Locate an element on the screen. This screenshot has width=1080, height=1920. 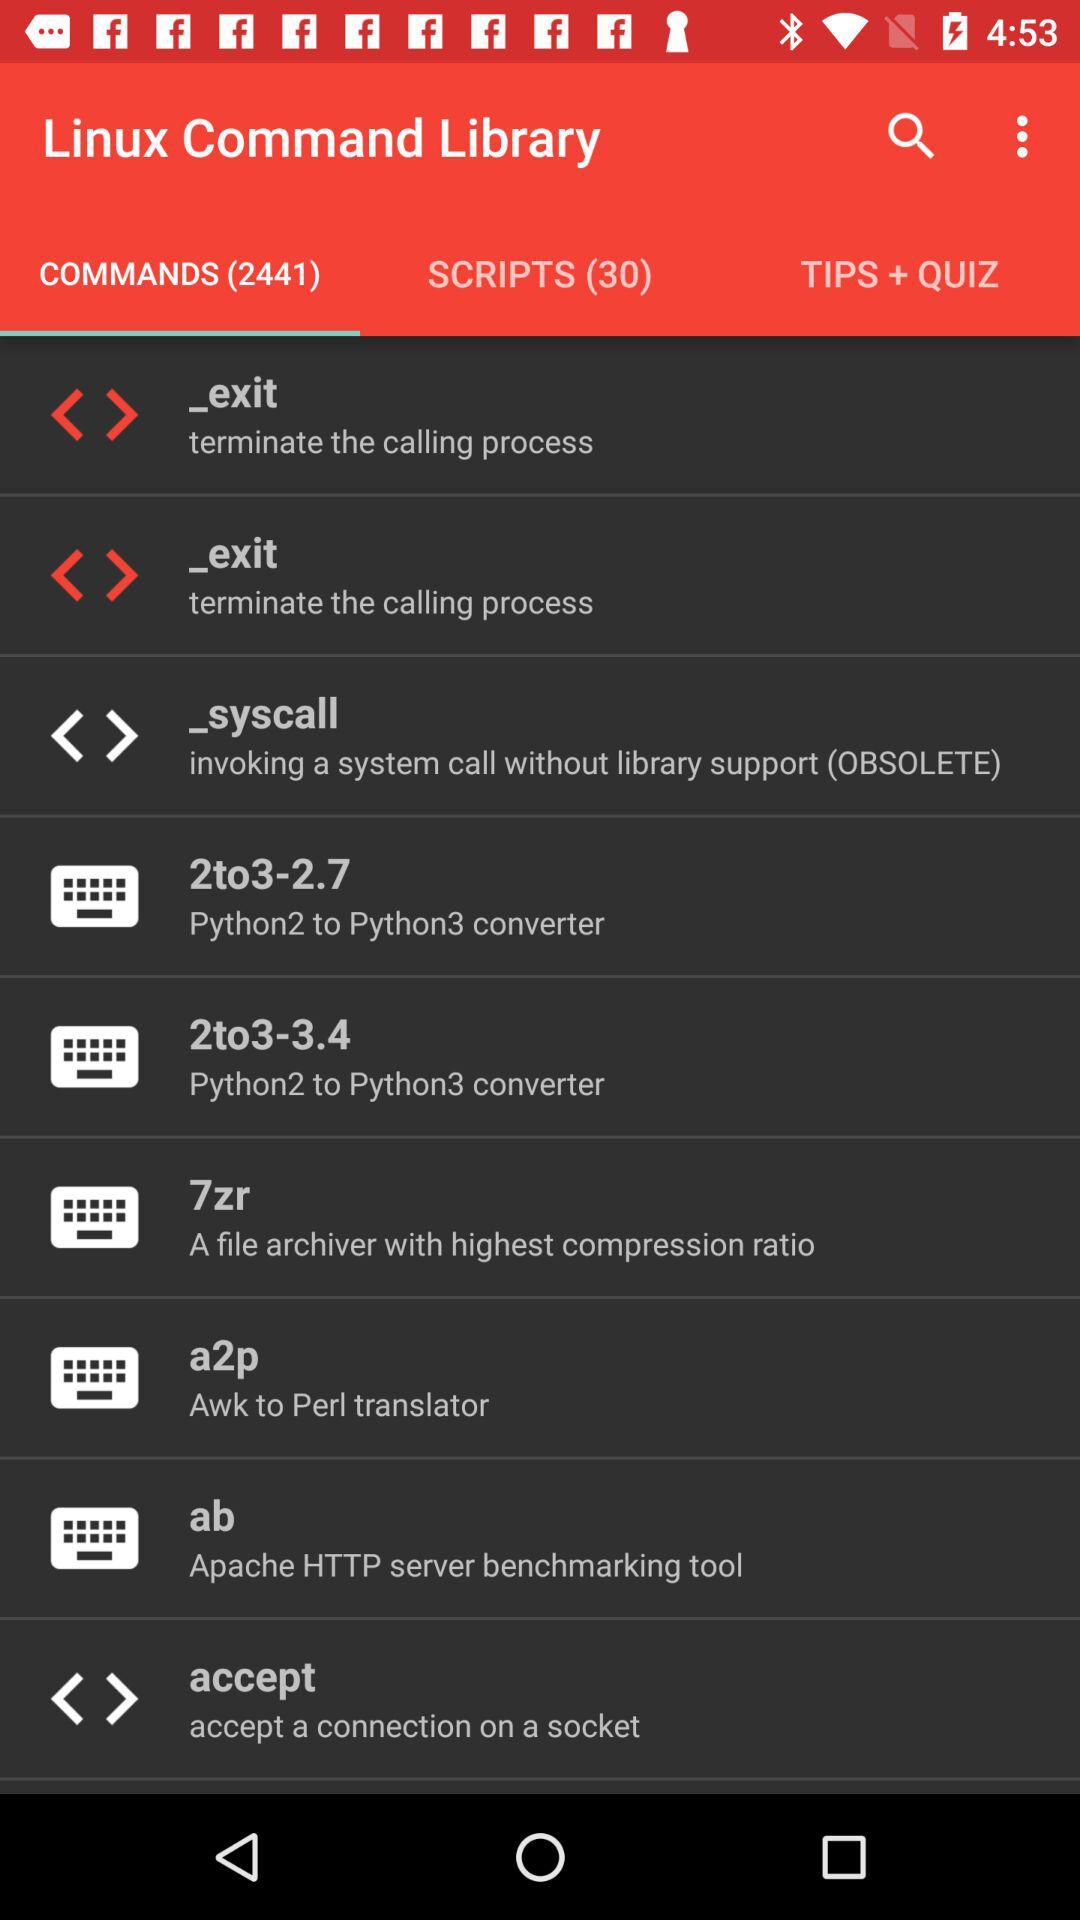
the icon above accept icon is located at coordinates (466, 1563).